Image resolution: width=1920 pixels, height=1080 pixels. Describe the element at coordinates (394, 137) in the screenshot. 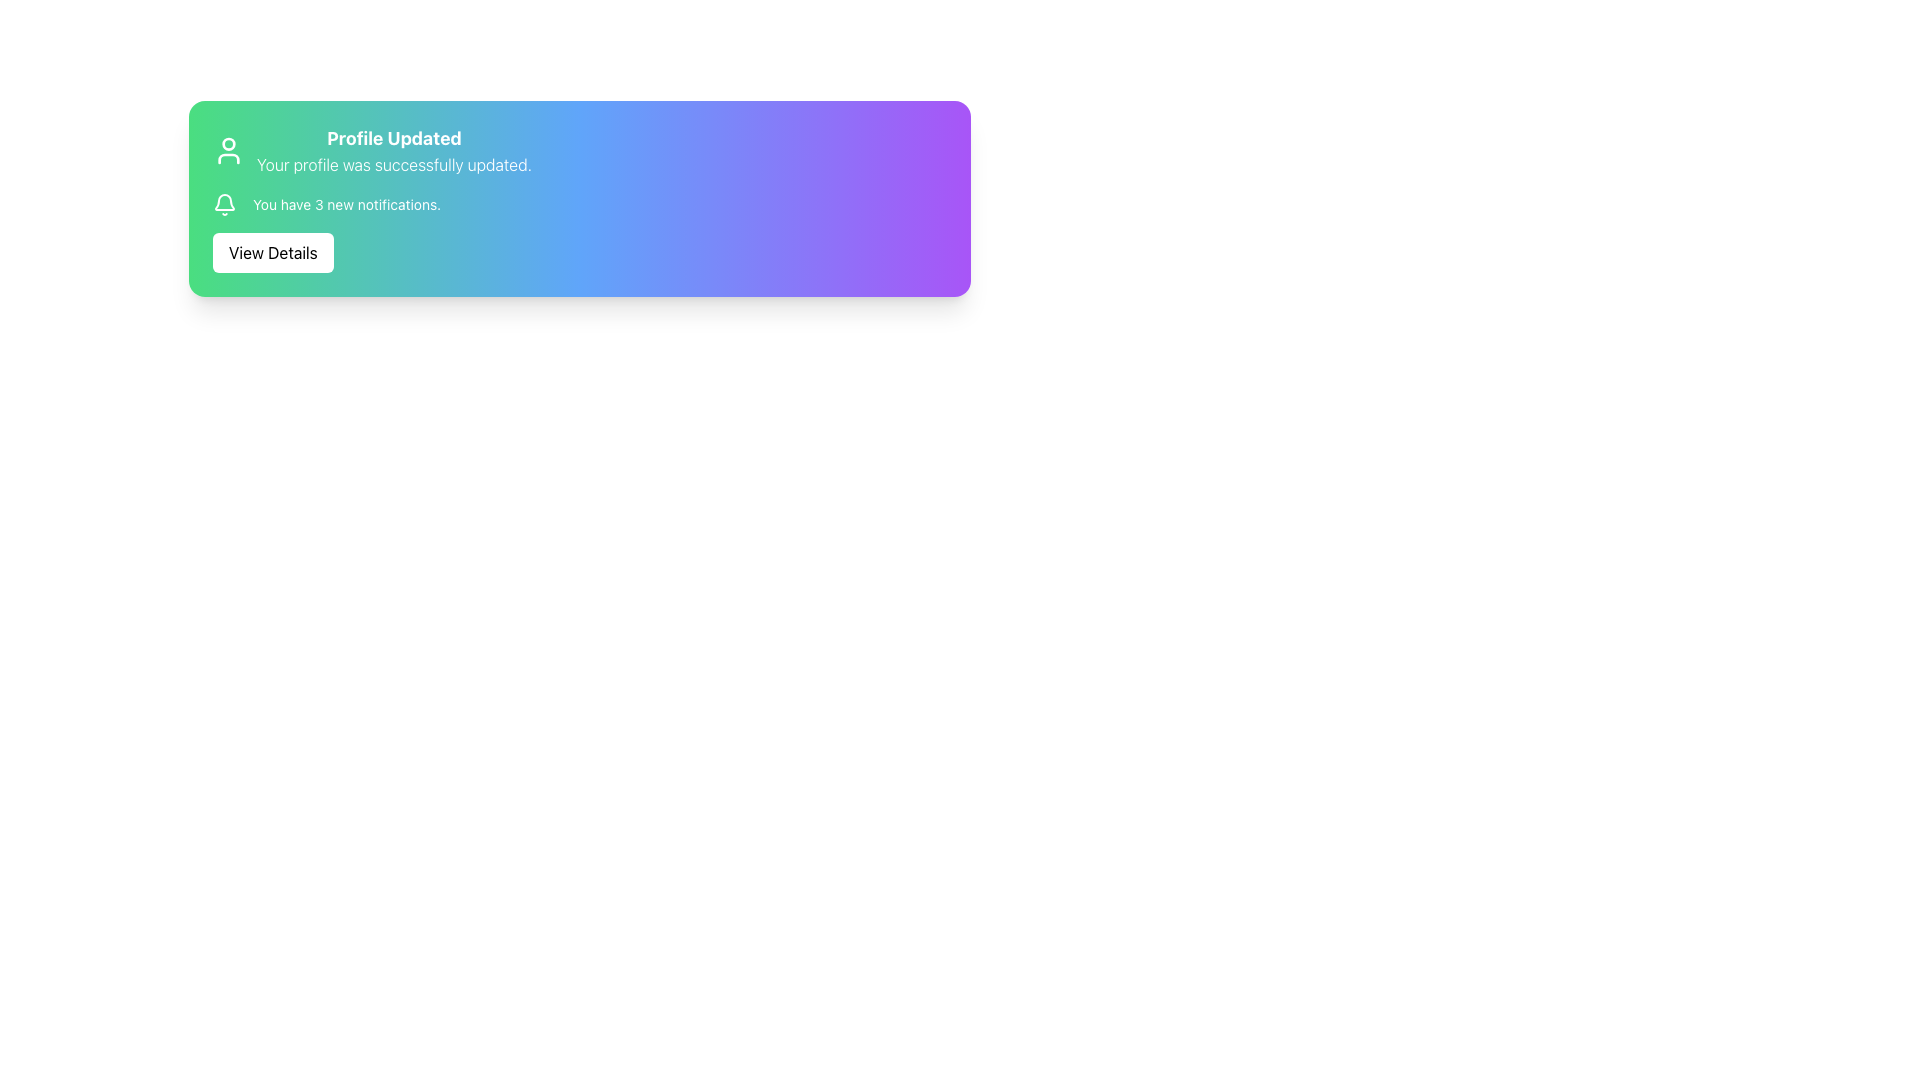

I see `the text label that serves as the title or notification header summarizing the action of updating the profile, located at the top portion of the notification card` at that location.